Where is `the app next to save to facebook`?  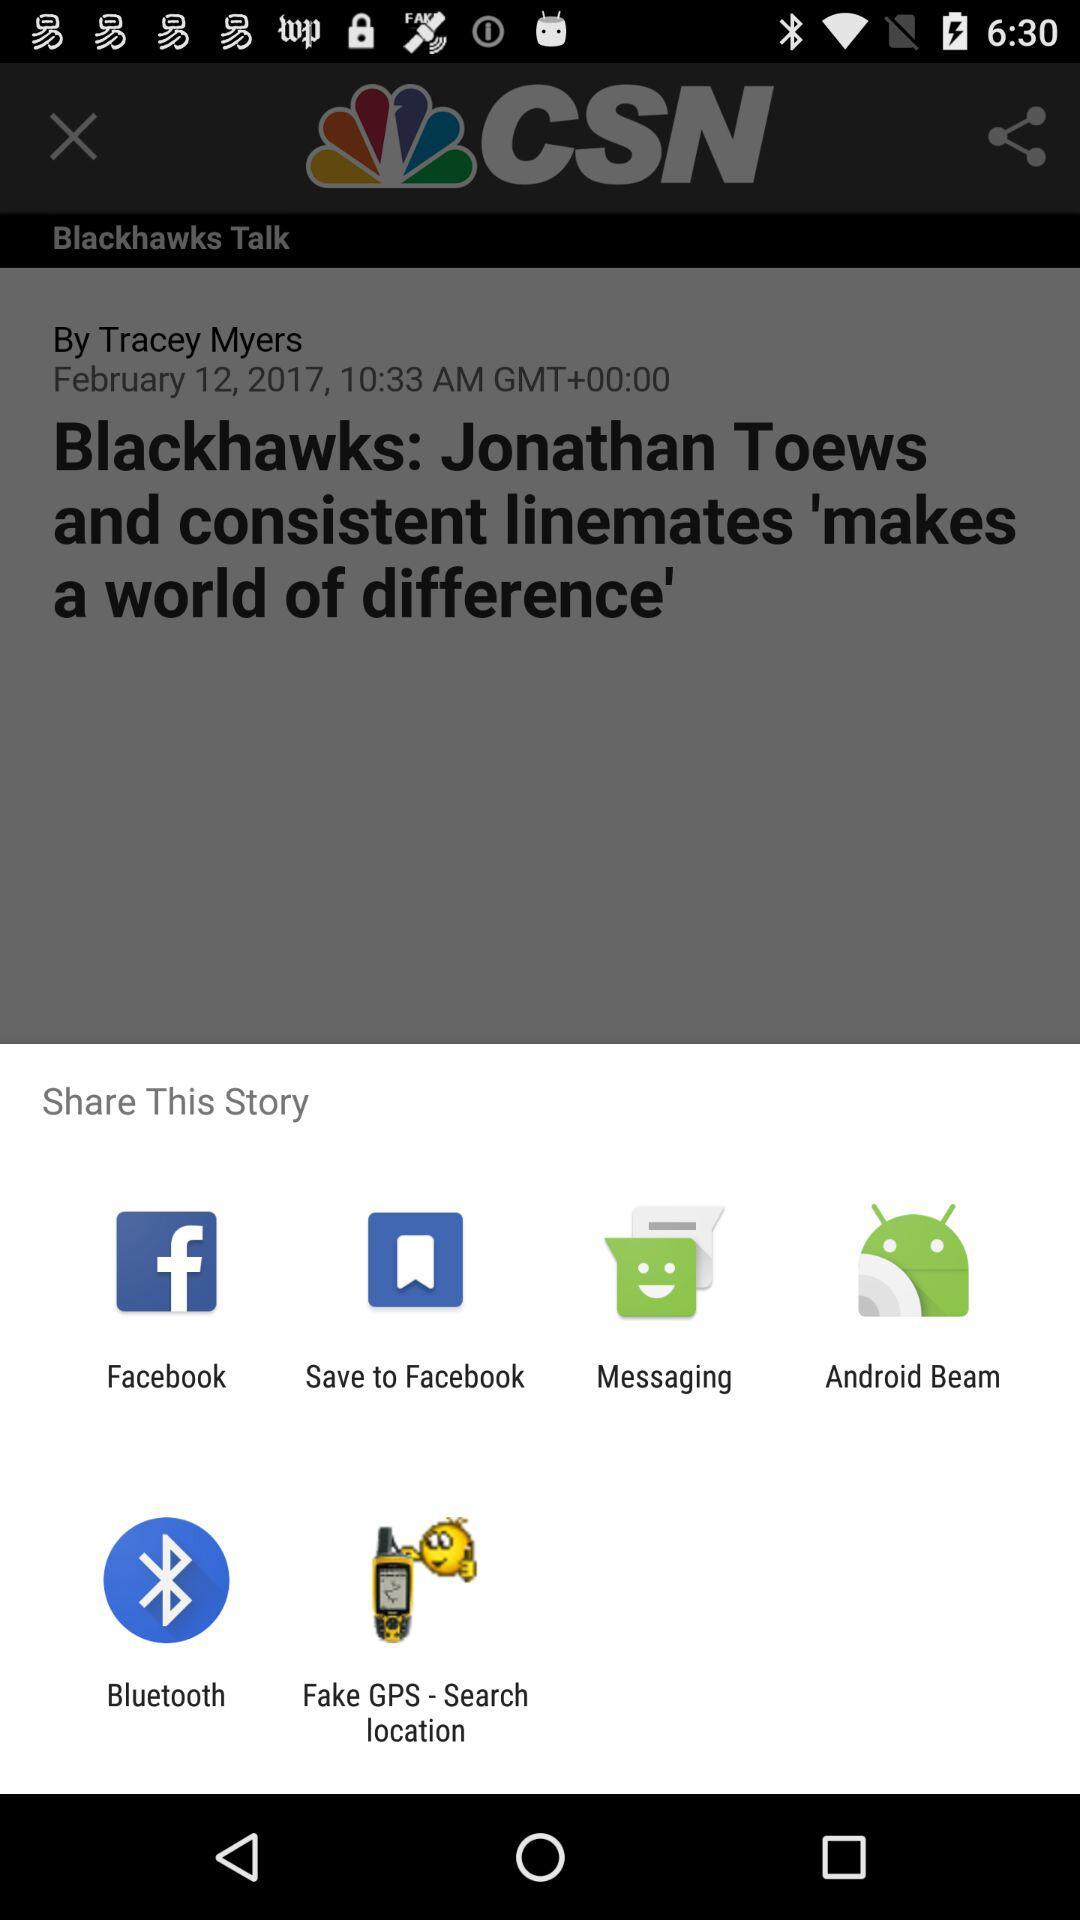 the app next to save to facebook is located at coordinates (664, 1392).